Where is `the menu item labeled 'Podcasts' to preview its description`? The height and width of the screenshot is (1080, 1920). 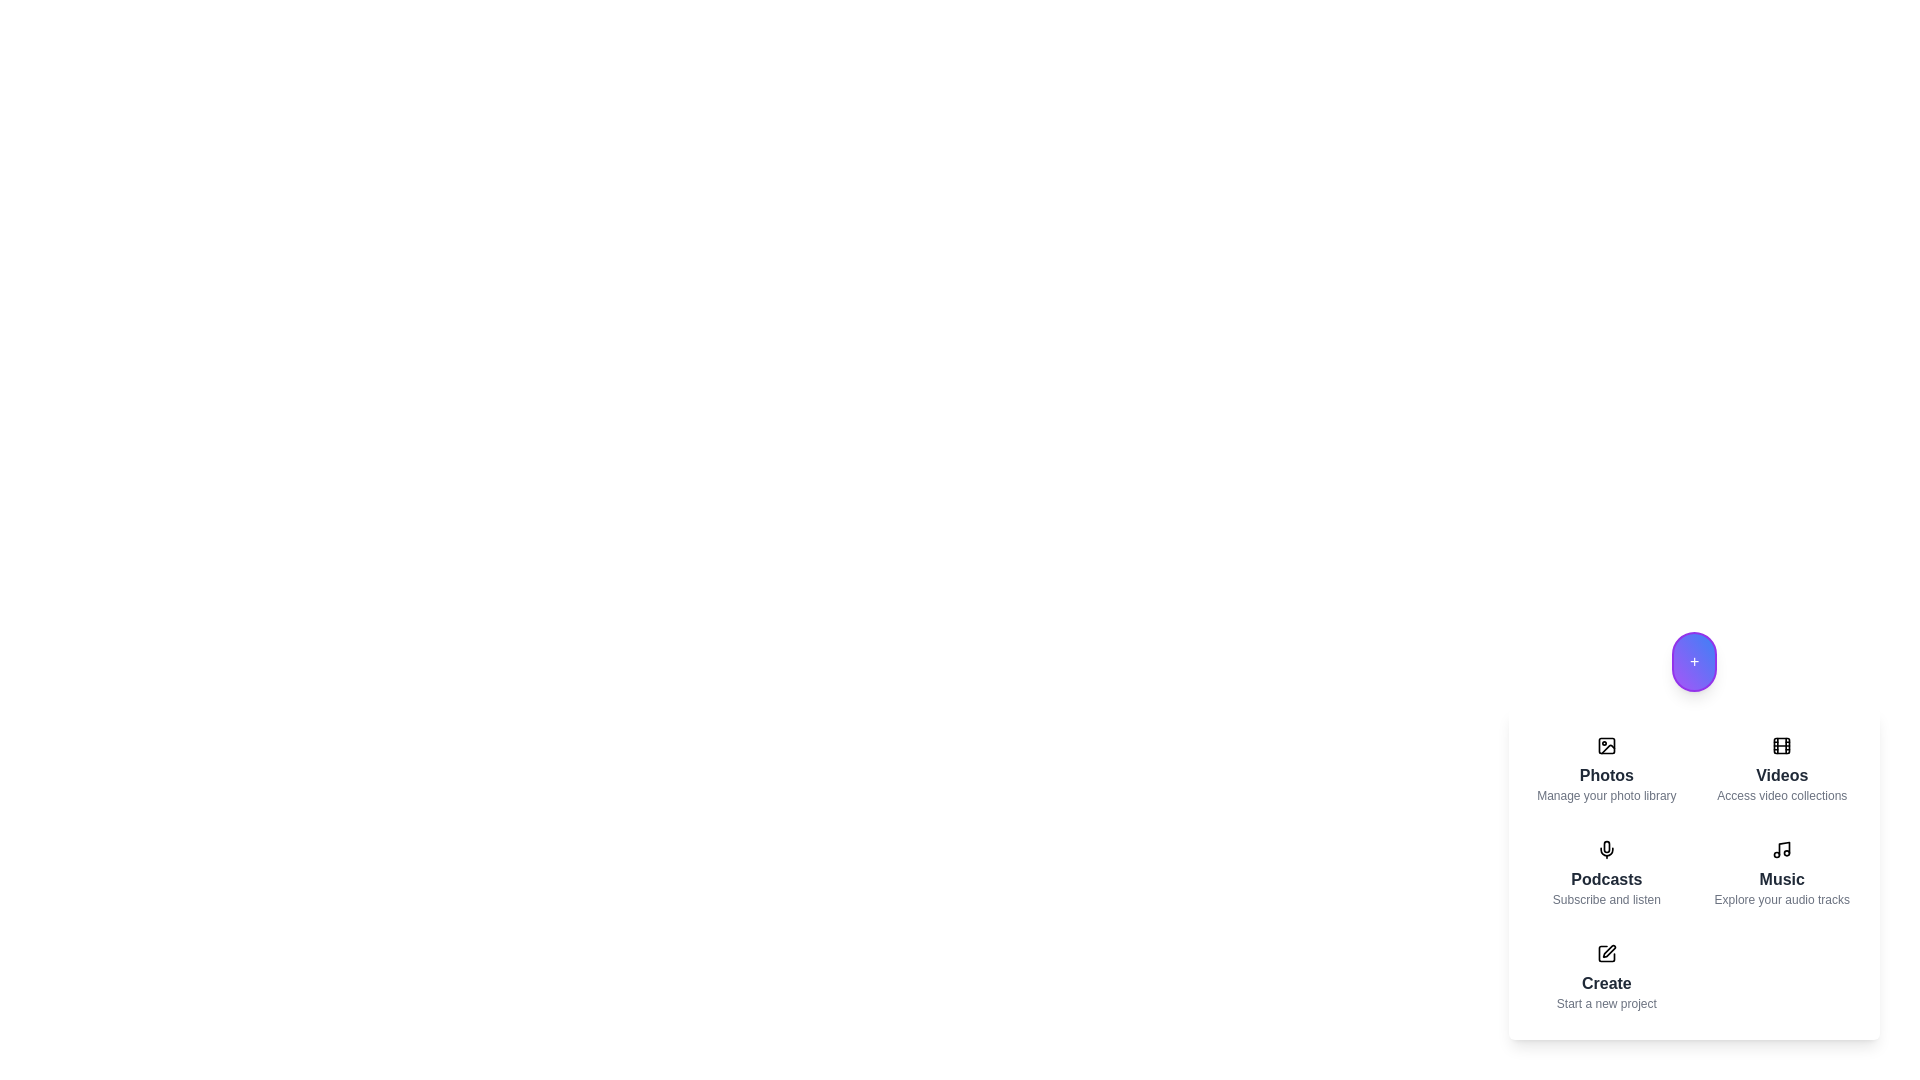
the menu item labeled 'Podcasts' to preview its description is located at coordinates (1606, 873).